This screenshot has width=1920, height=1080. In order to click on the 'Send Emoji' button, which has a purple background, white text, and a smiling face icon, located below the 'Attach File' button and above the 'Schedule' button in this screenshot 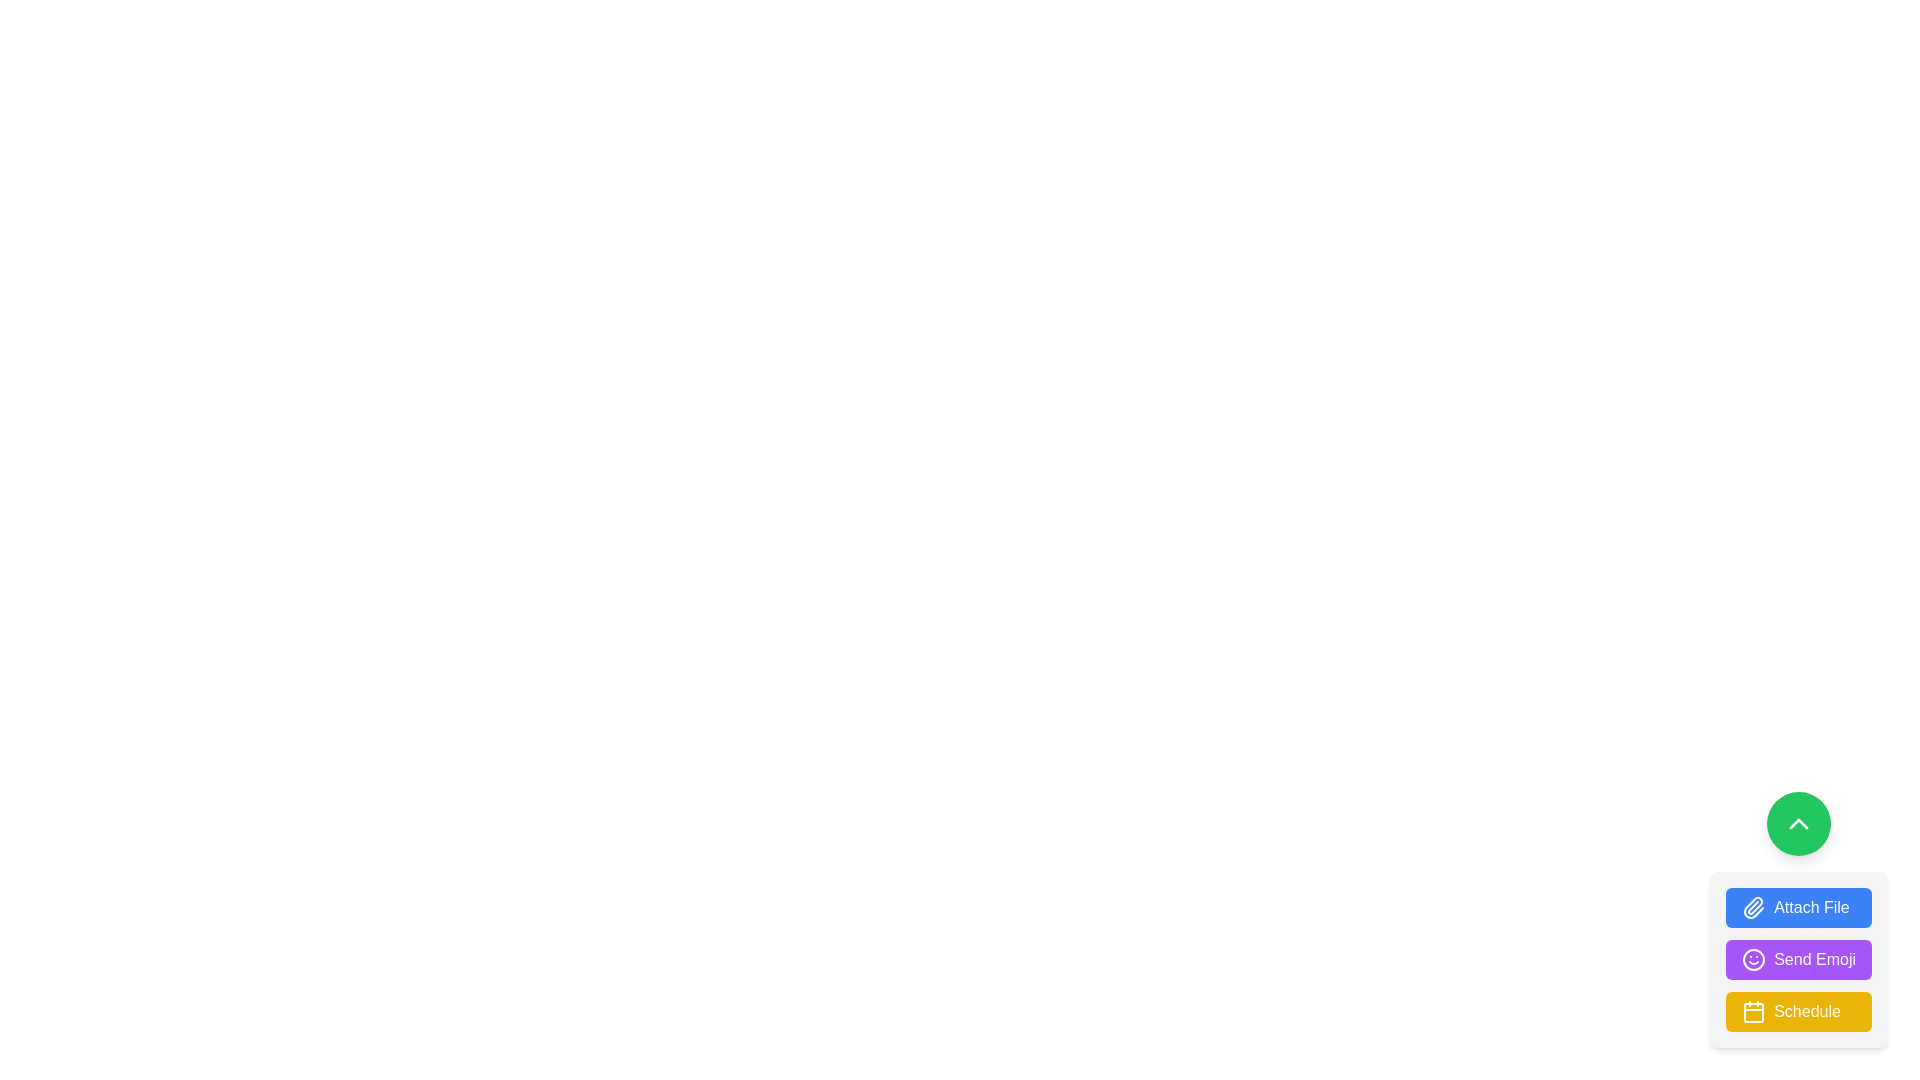, I will do `click(1799, 959)`.